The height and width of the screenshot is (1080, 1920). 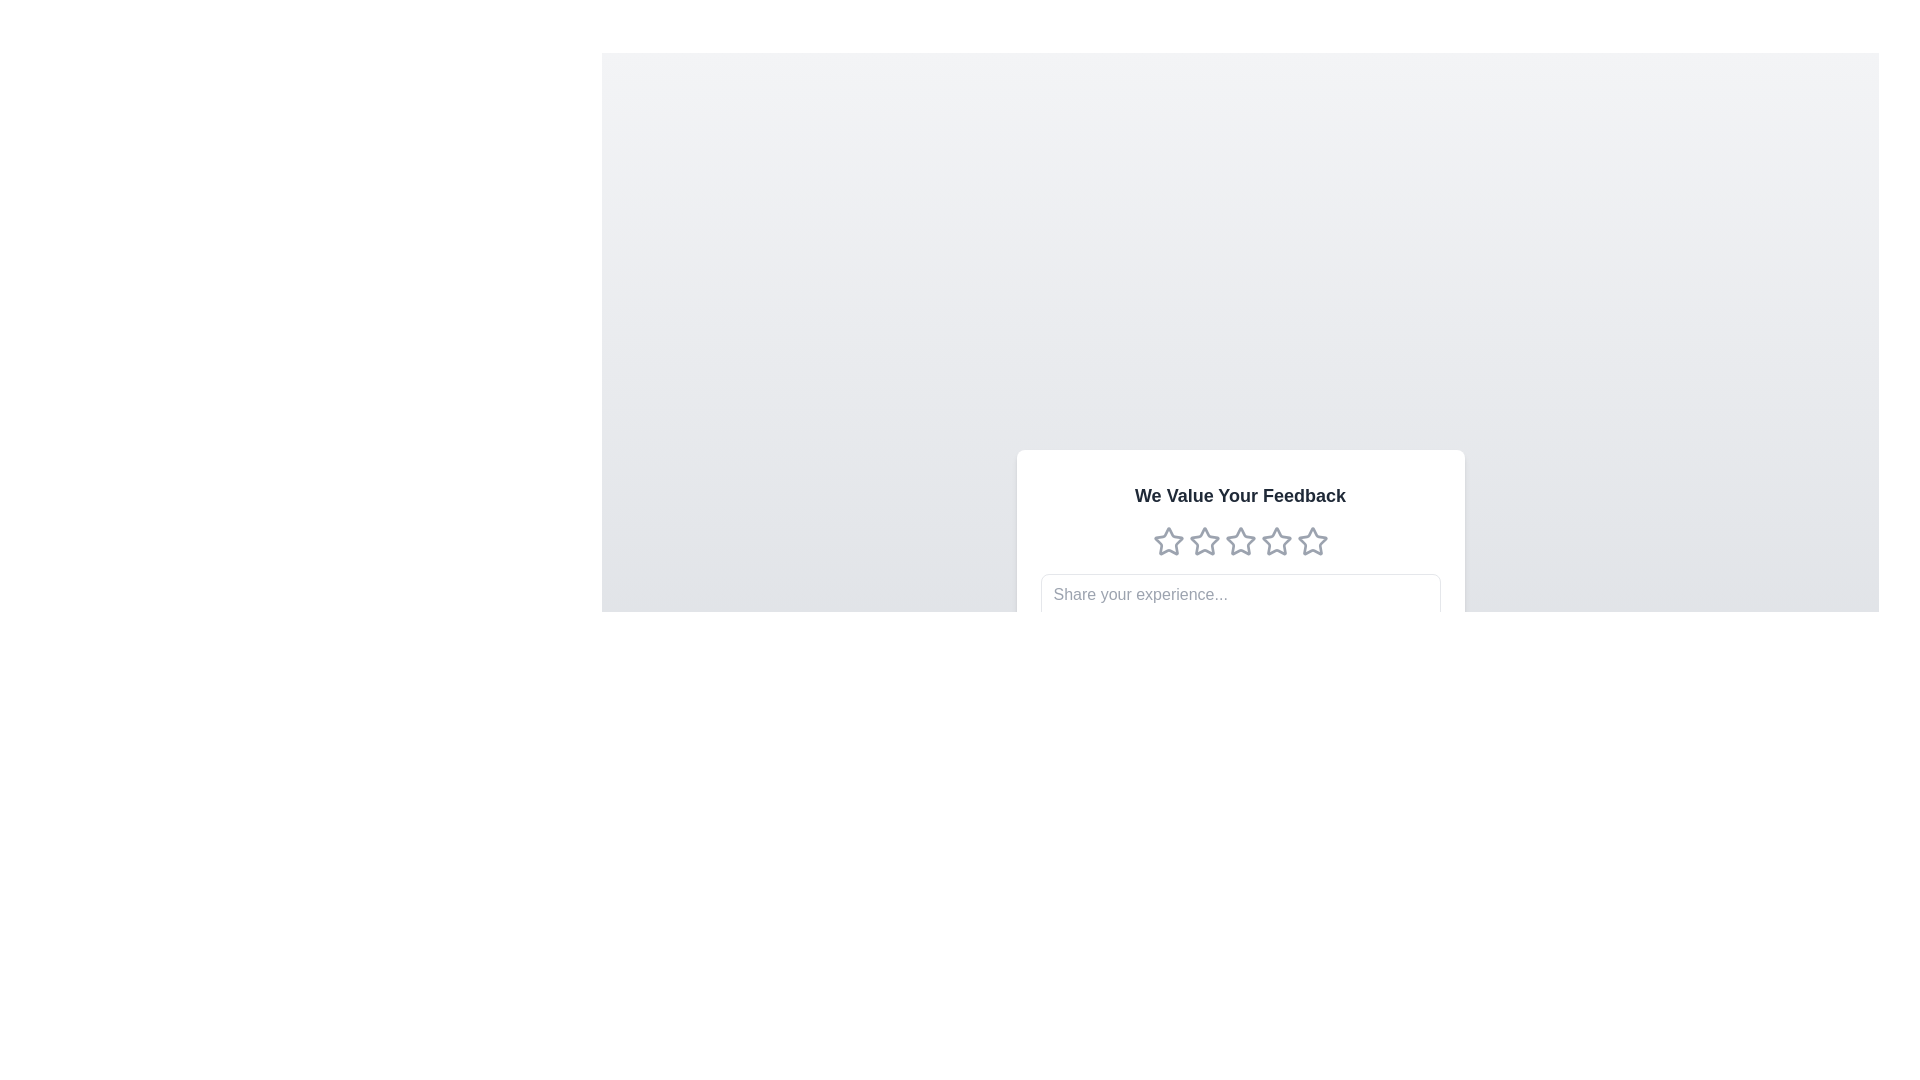 What do you see at coordinates (1275, 542) in the screenshot?
I see `on the fourth star icon in the rating system, which is outlined and gray, located beneath the heading 'We Value Your Feedback'` at bounding box center [1275, 542].